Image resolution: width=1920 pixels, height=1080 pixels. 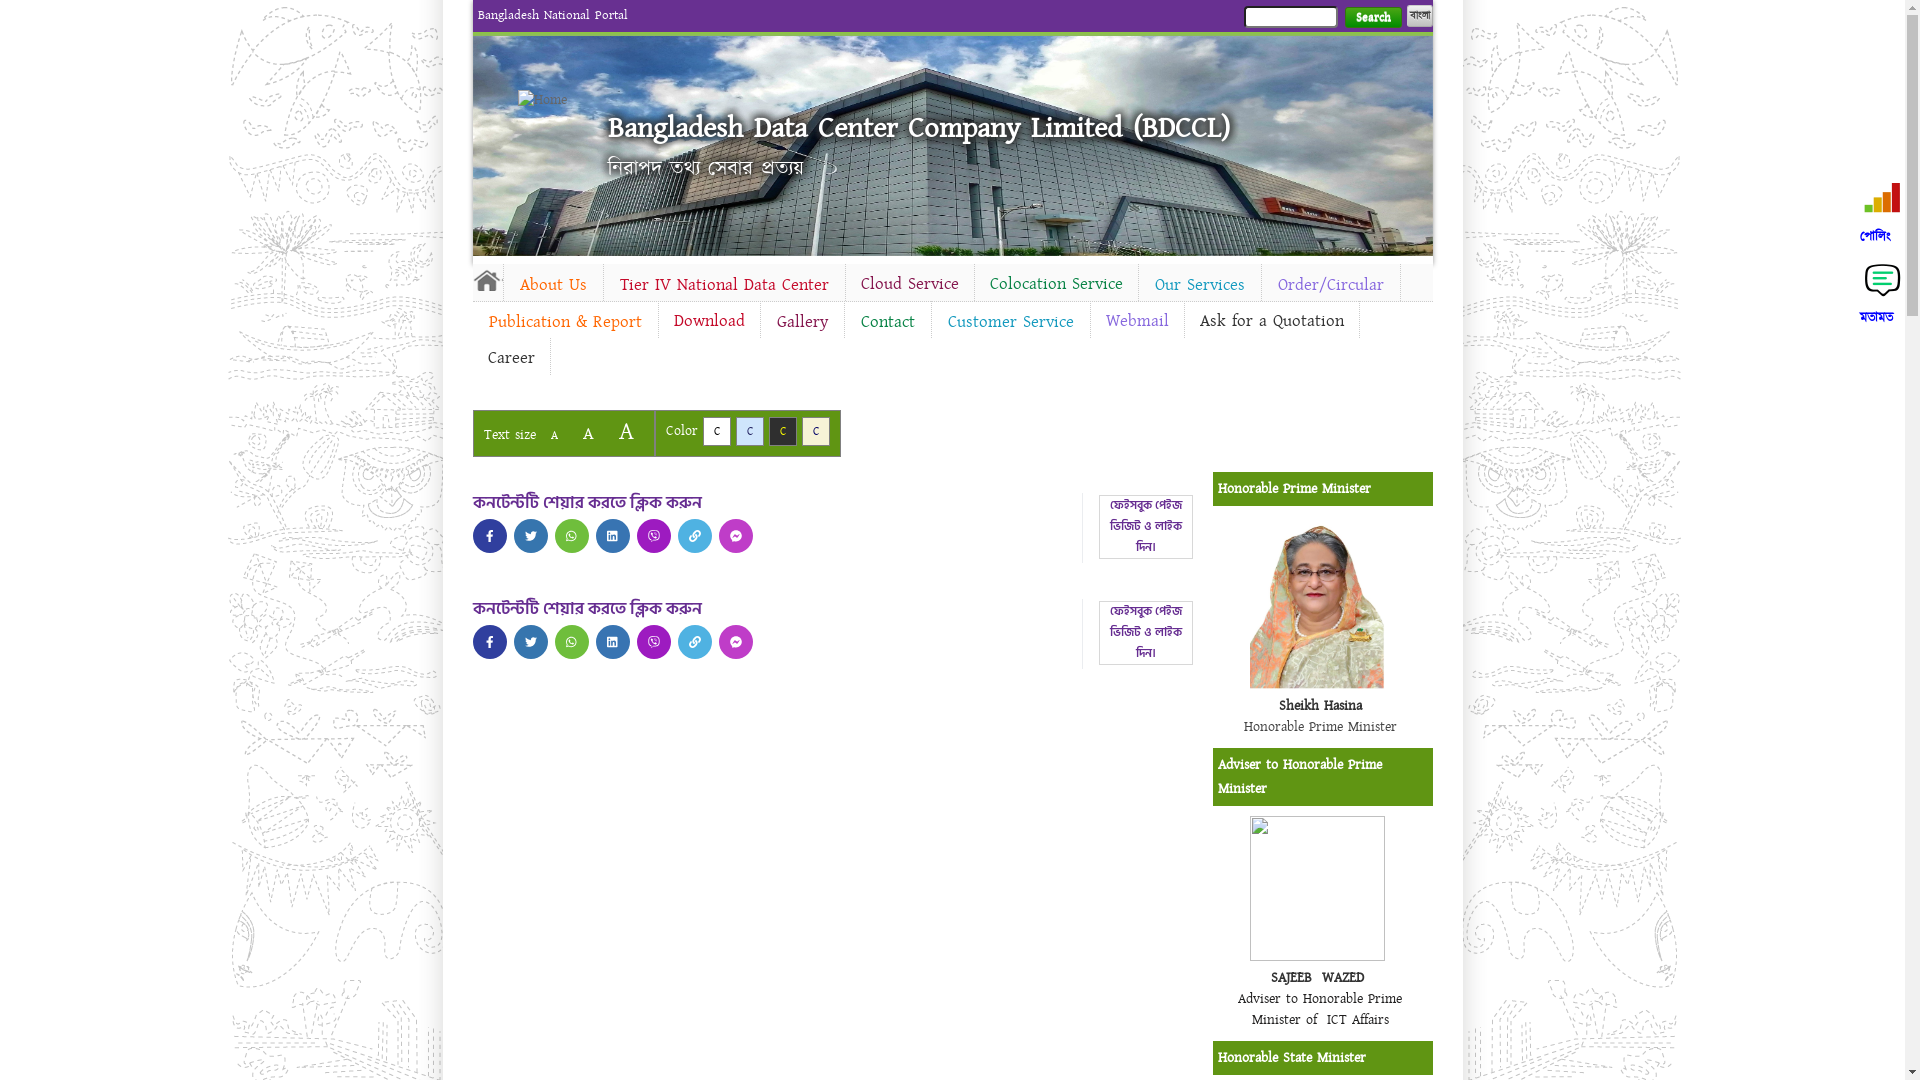 I want to click on 'C', so click(x=715, y=430).